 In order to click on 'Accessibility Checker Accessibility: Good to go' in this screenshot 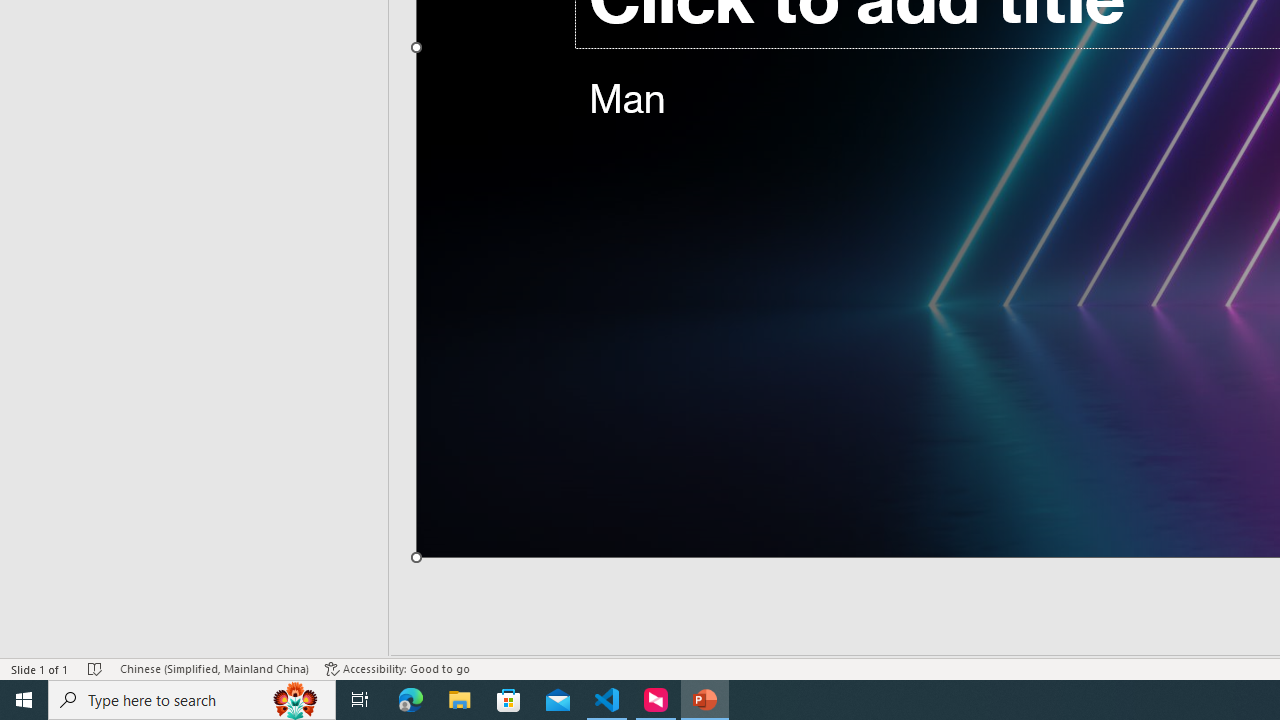, I will do `click(397, 669)`.